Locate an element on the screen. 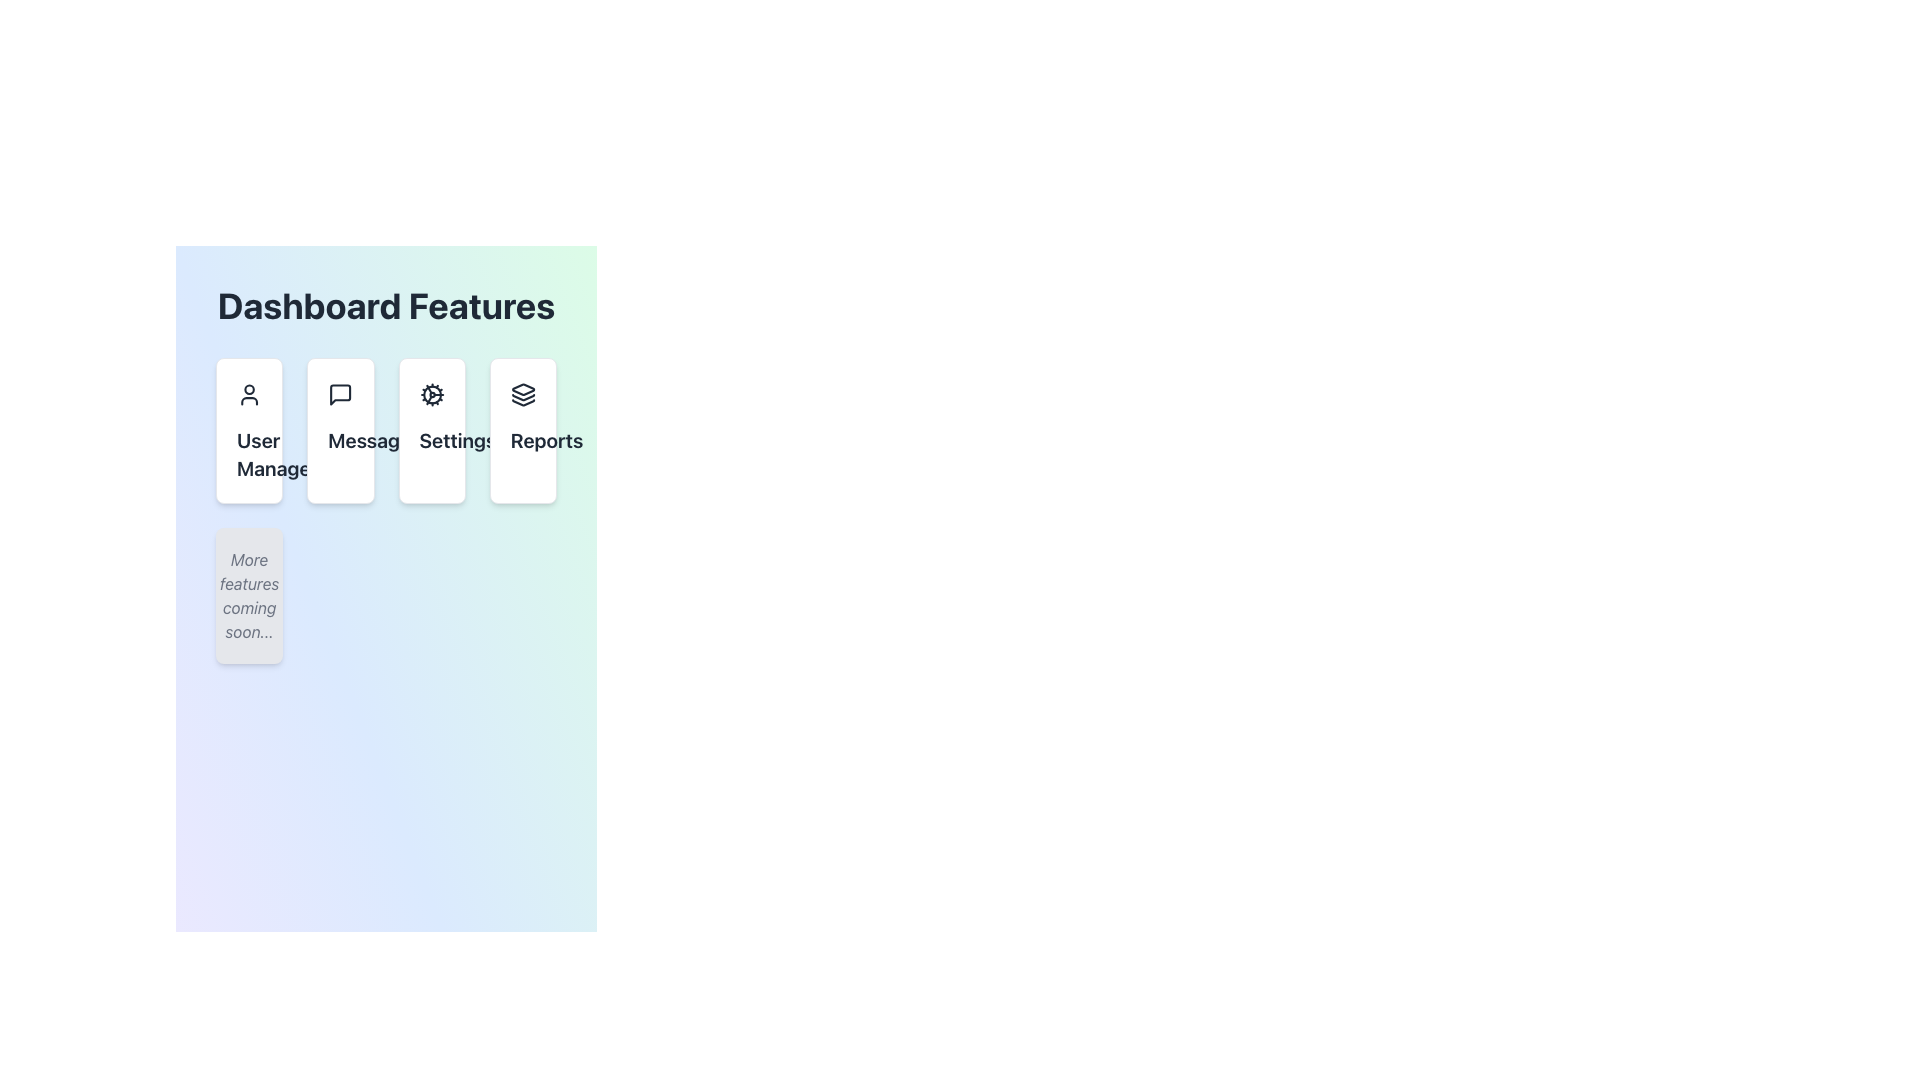  the 'Settings' button for keyboard navigation is located at coordinates (431, 430).